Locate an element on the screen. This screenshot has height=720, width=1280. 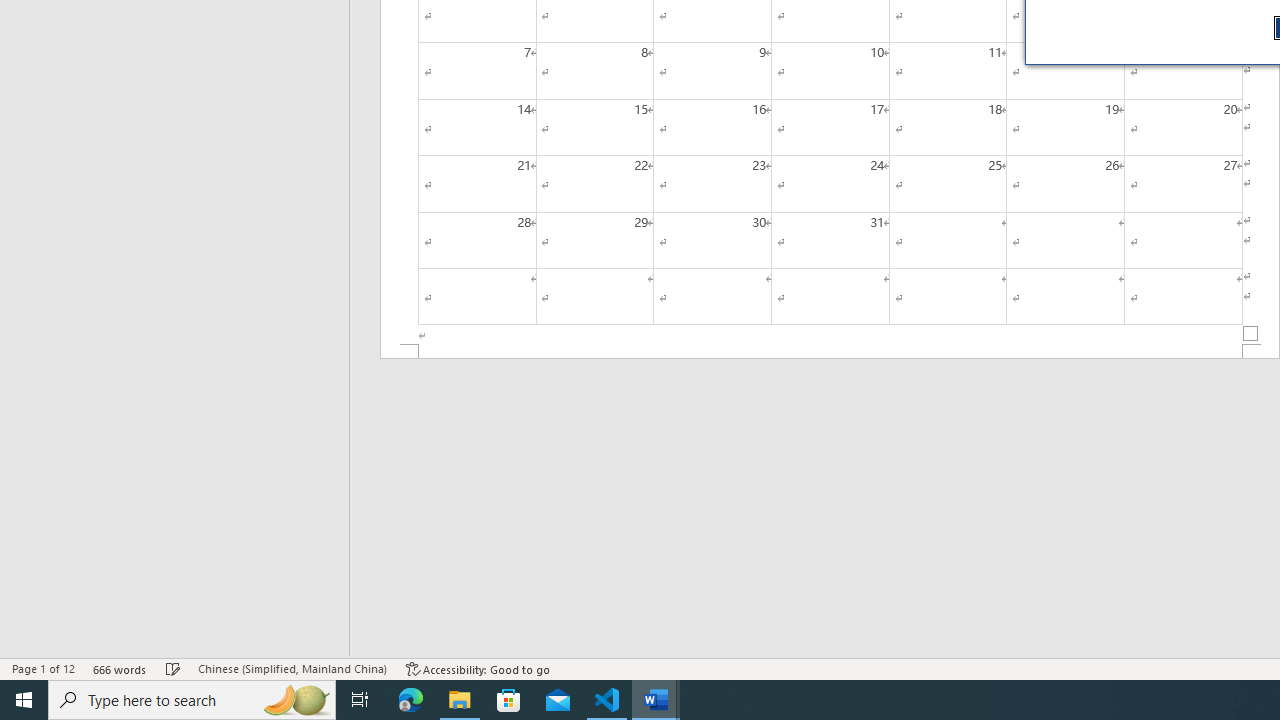
'Footer -Section 1-' is located at coordinates (830, 350).